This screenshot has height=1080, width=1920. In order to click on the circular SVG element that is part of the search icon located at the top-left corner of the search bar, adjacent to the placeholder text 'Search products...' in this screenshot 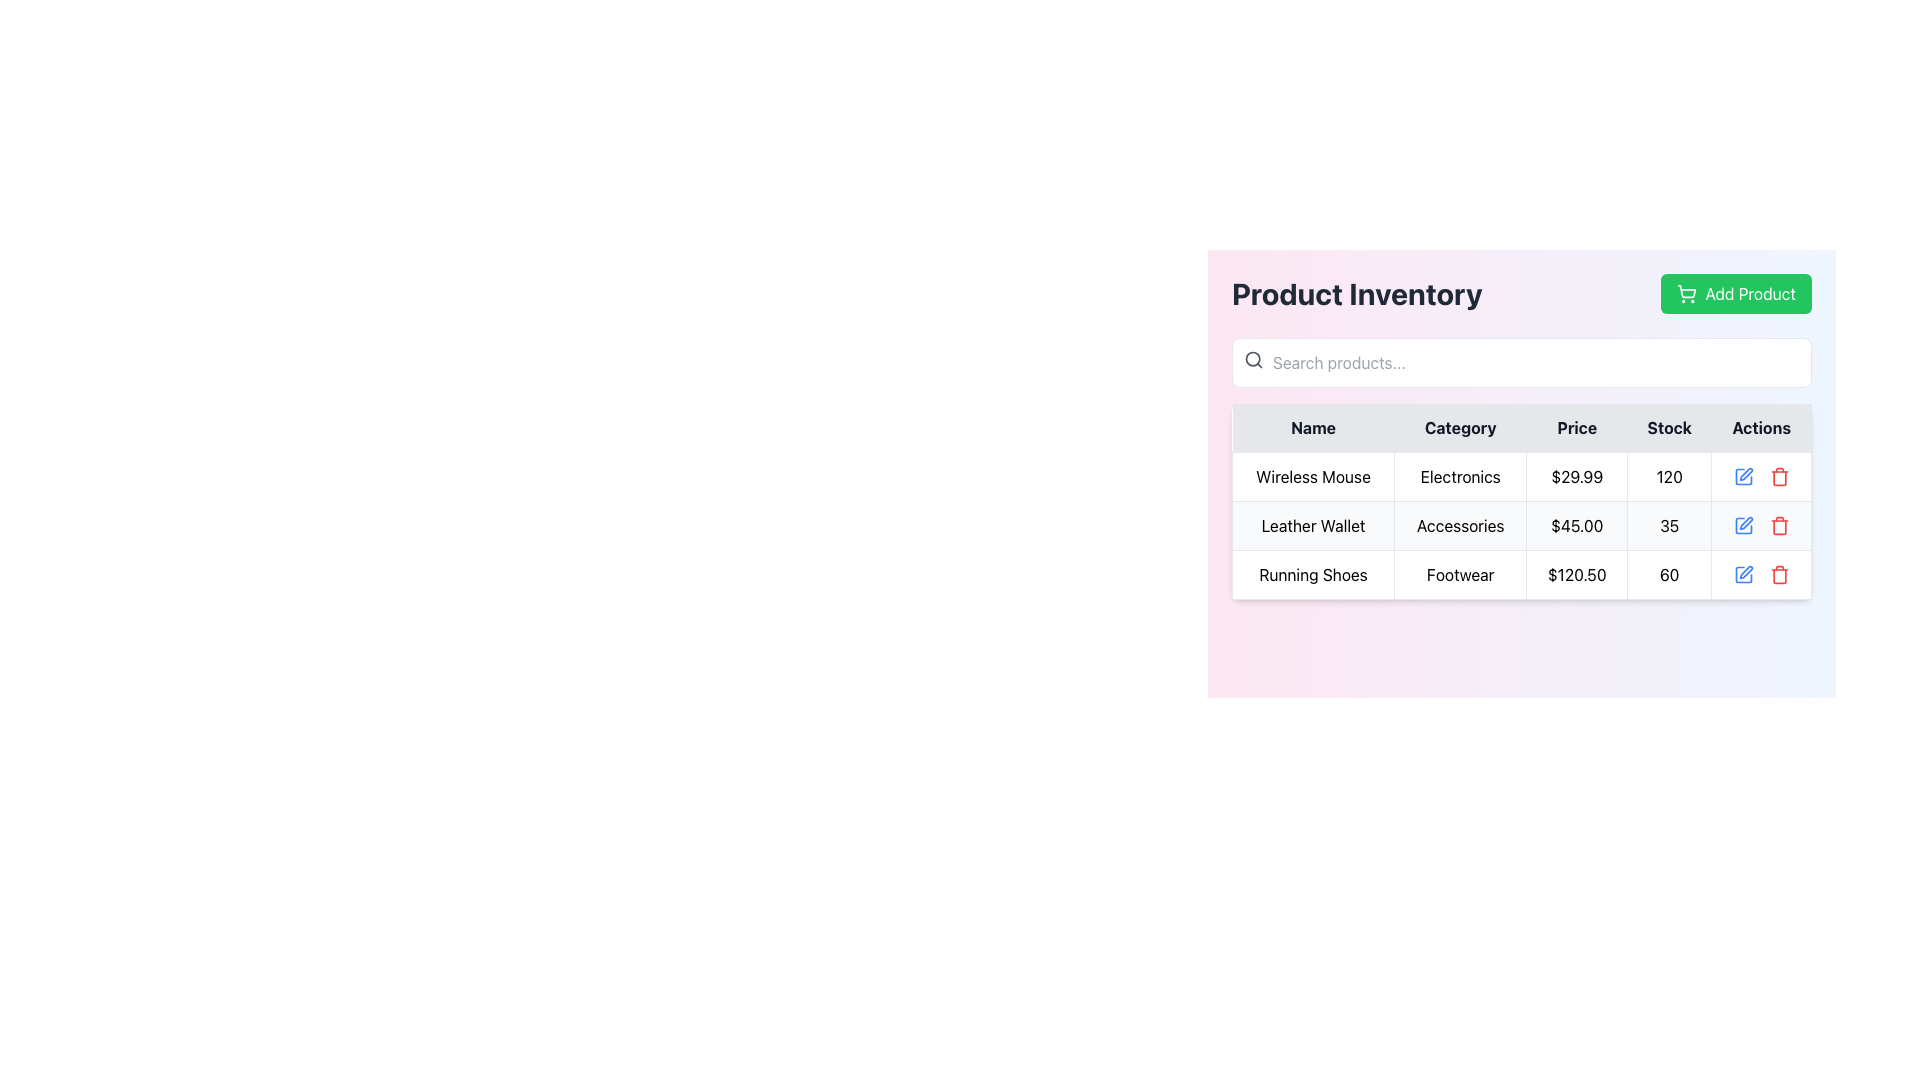, I will do `click(1252, 358)`.